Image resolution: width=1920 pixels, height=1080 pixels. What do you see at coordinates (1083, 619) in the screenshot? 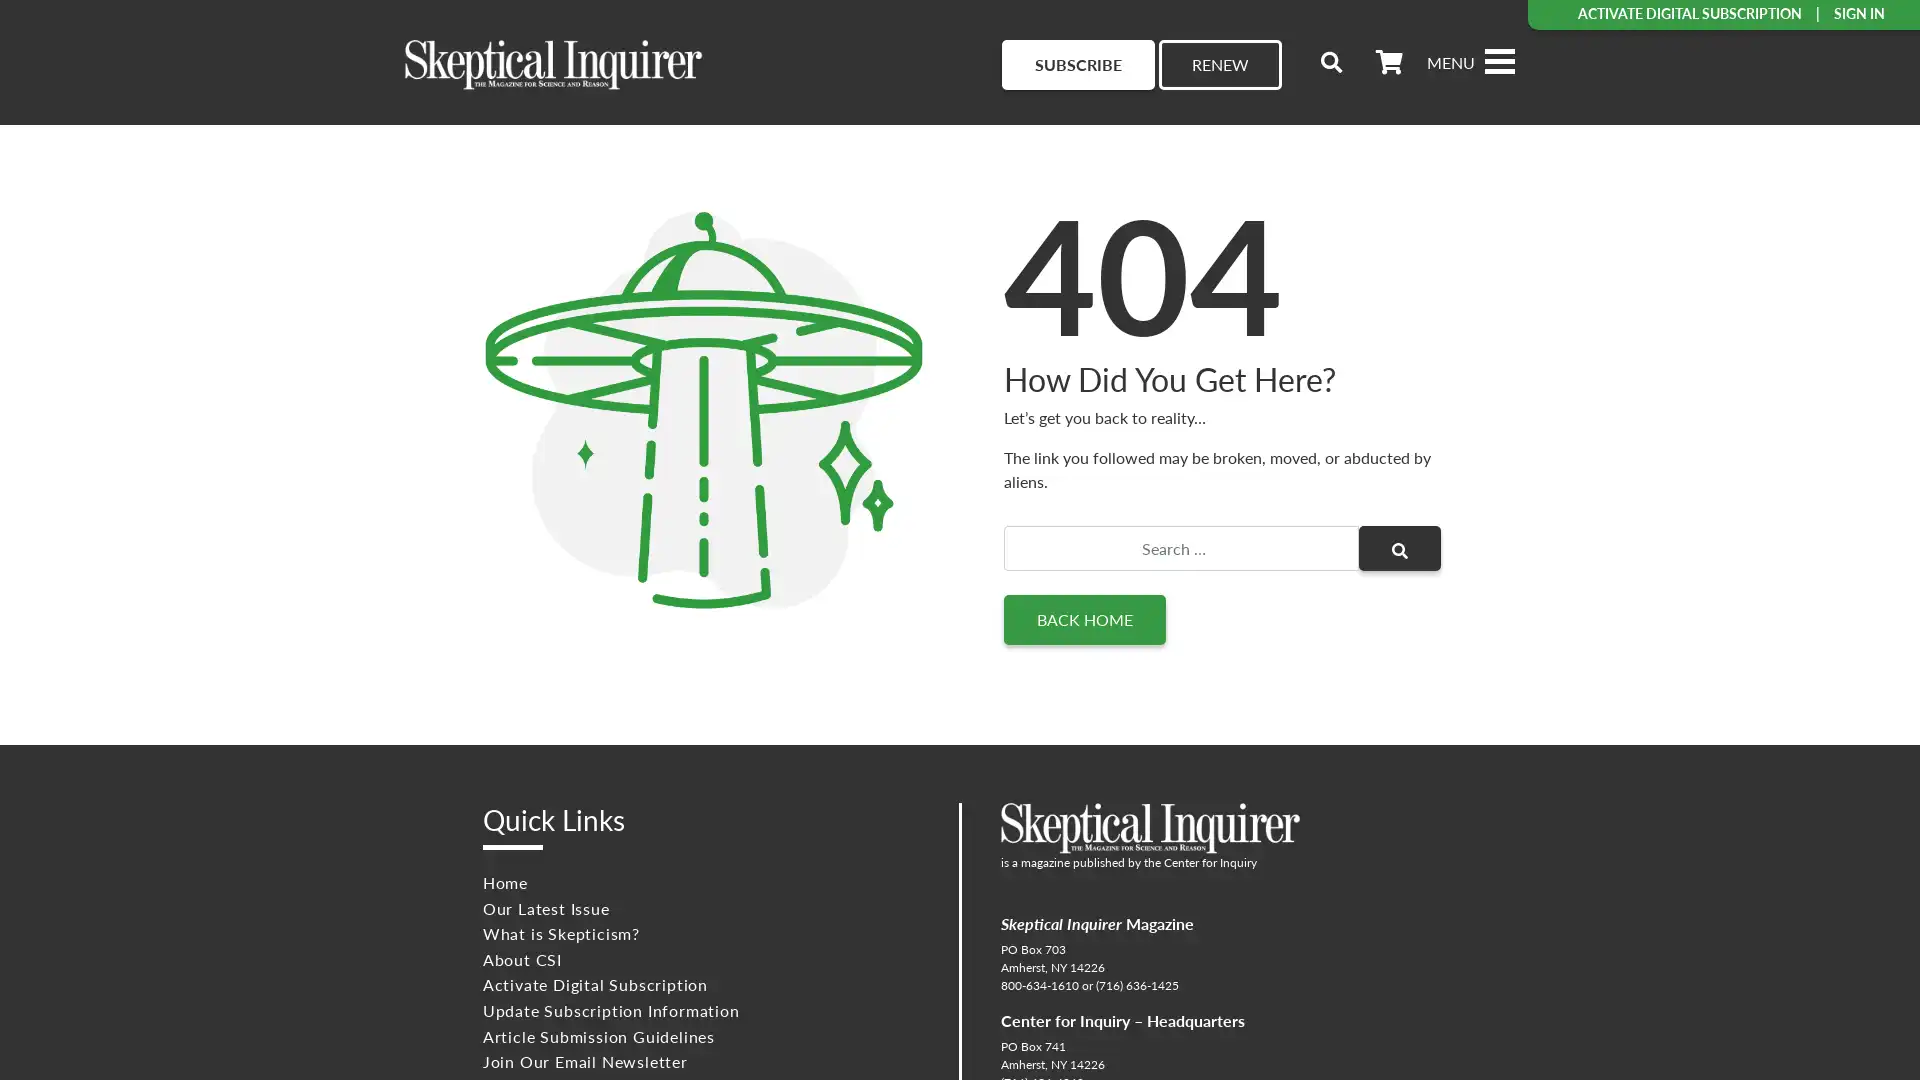
I see `BACK HOME` at bounding box center [1083, 619].